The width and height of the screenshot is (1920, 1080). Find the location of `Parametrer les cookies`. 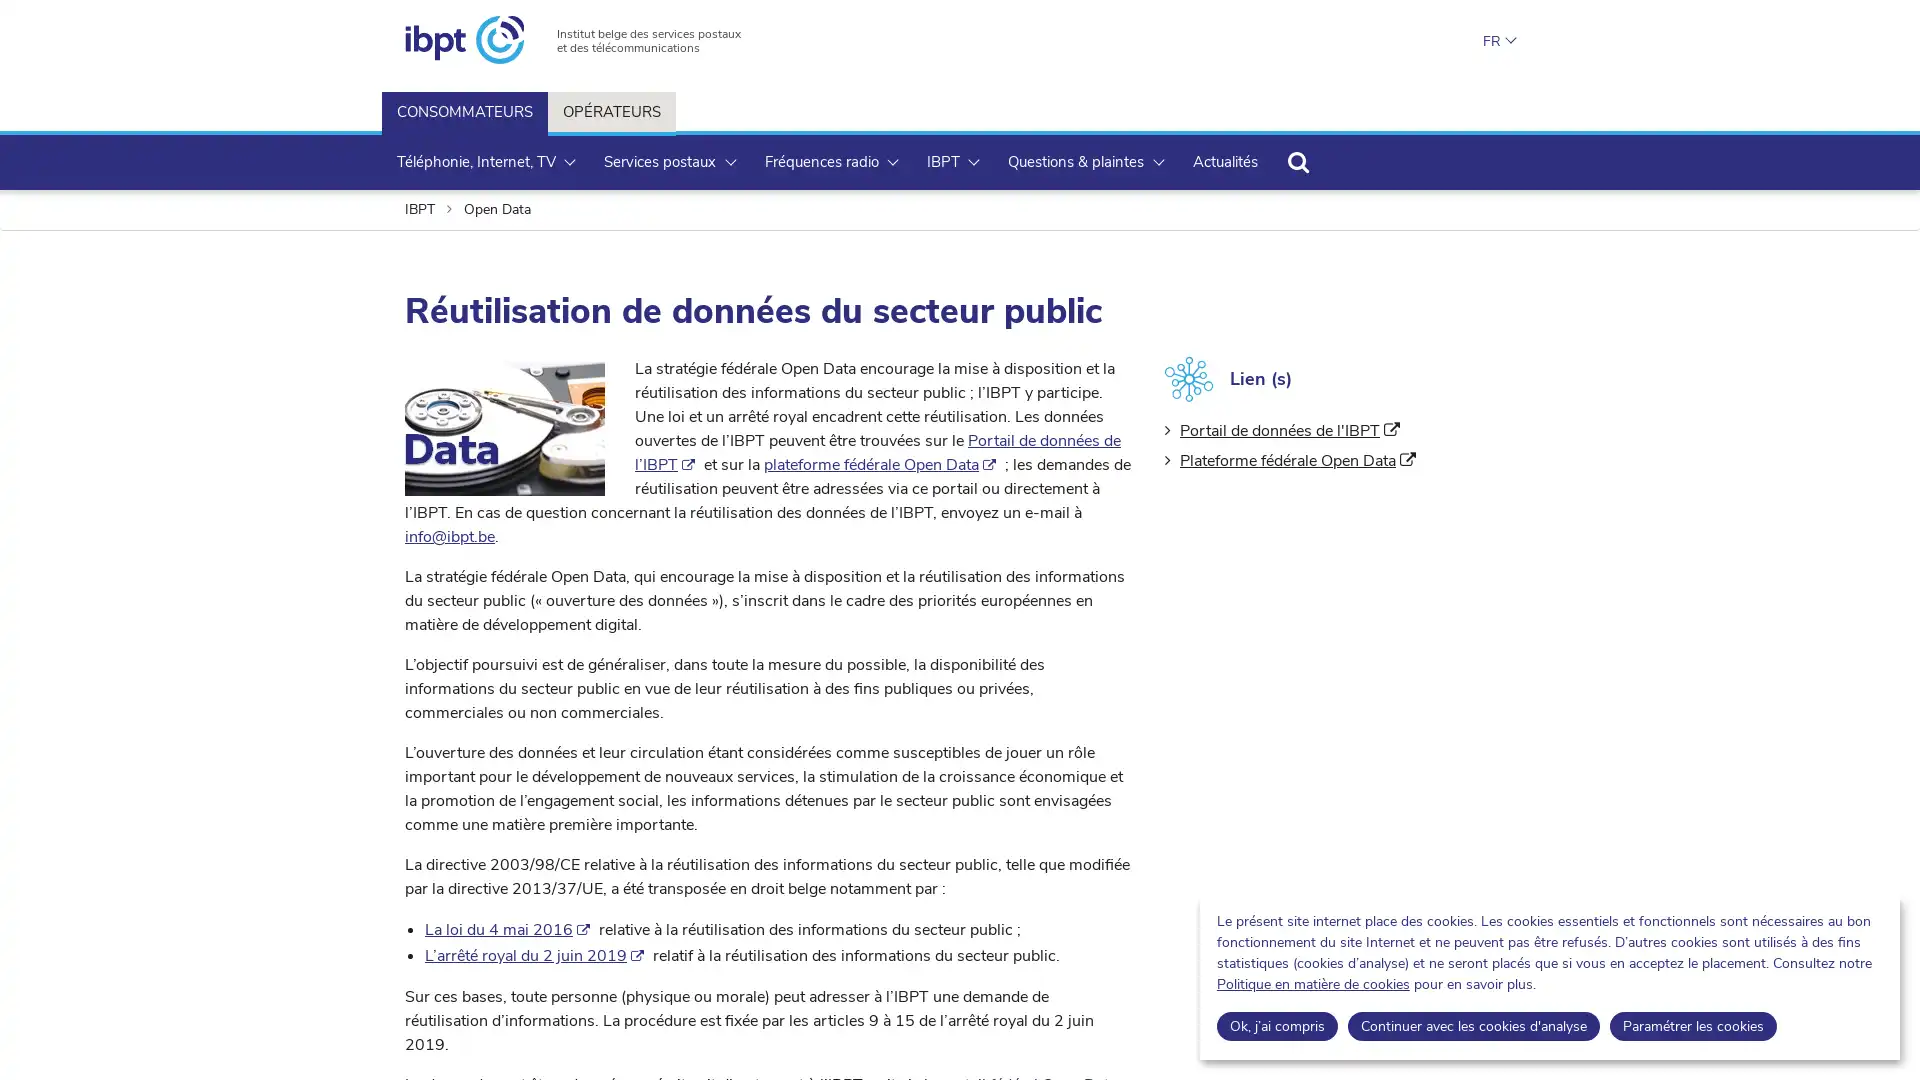

Parametrer les cookies is located at coordinates (1691, 1026).